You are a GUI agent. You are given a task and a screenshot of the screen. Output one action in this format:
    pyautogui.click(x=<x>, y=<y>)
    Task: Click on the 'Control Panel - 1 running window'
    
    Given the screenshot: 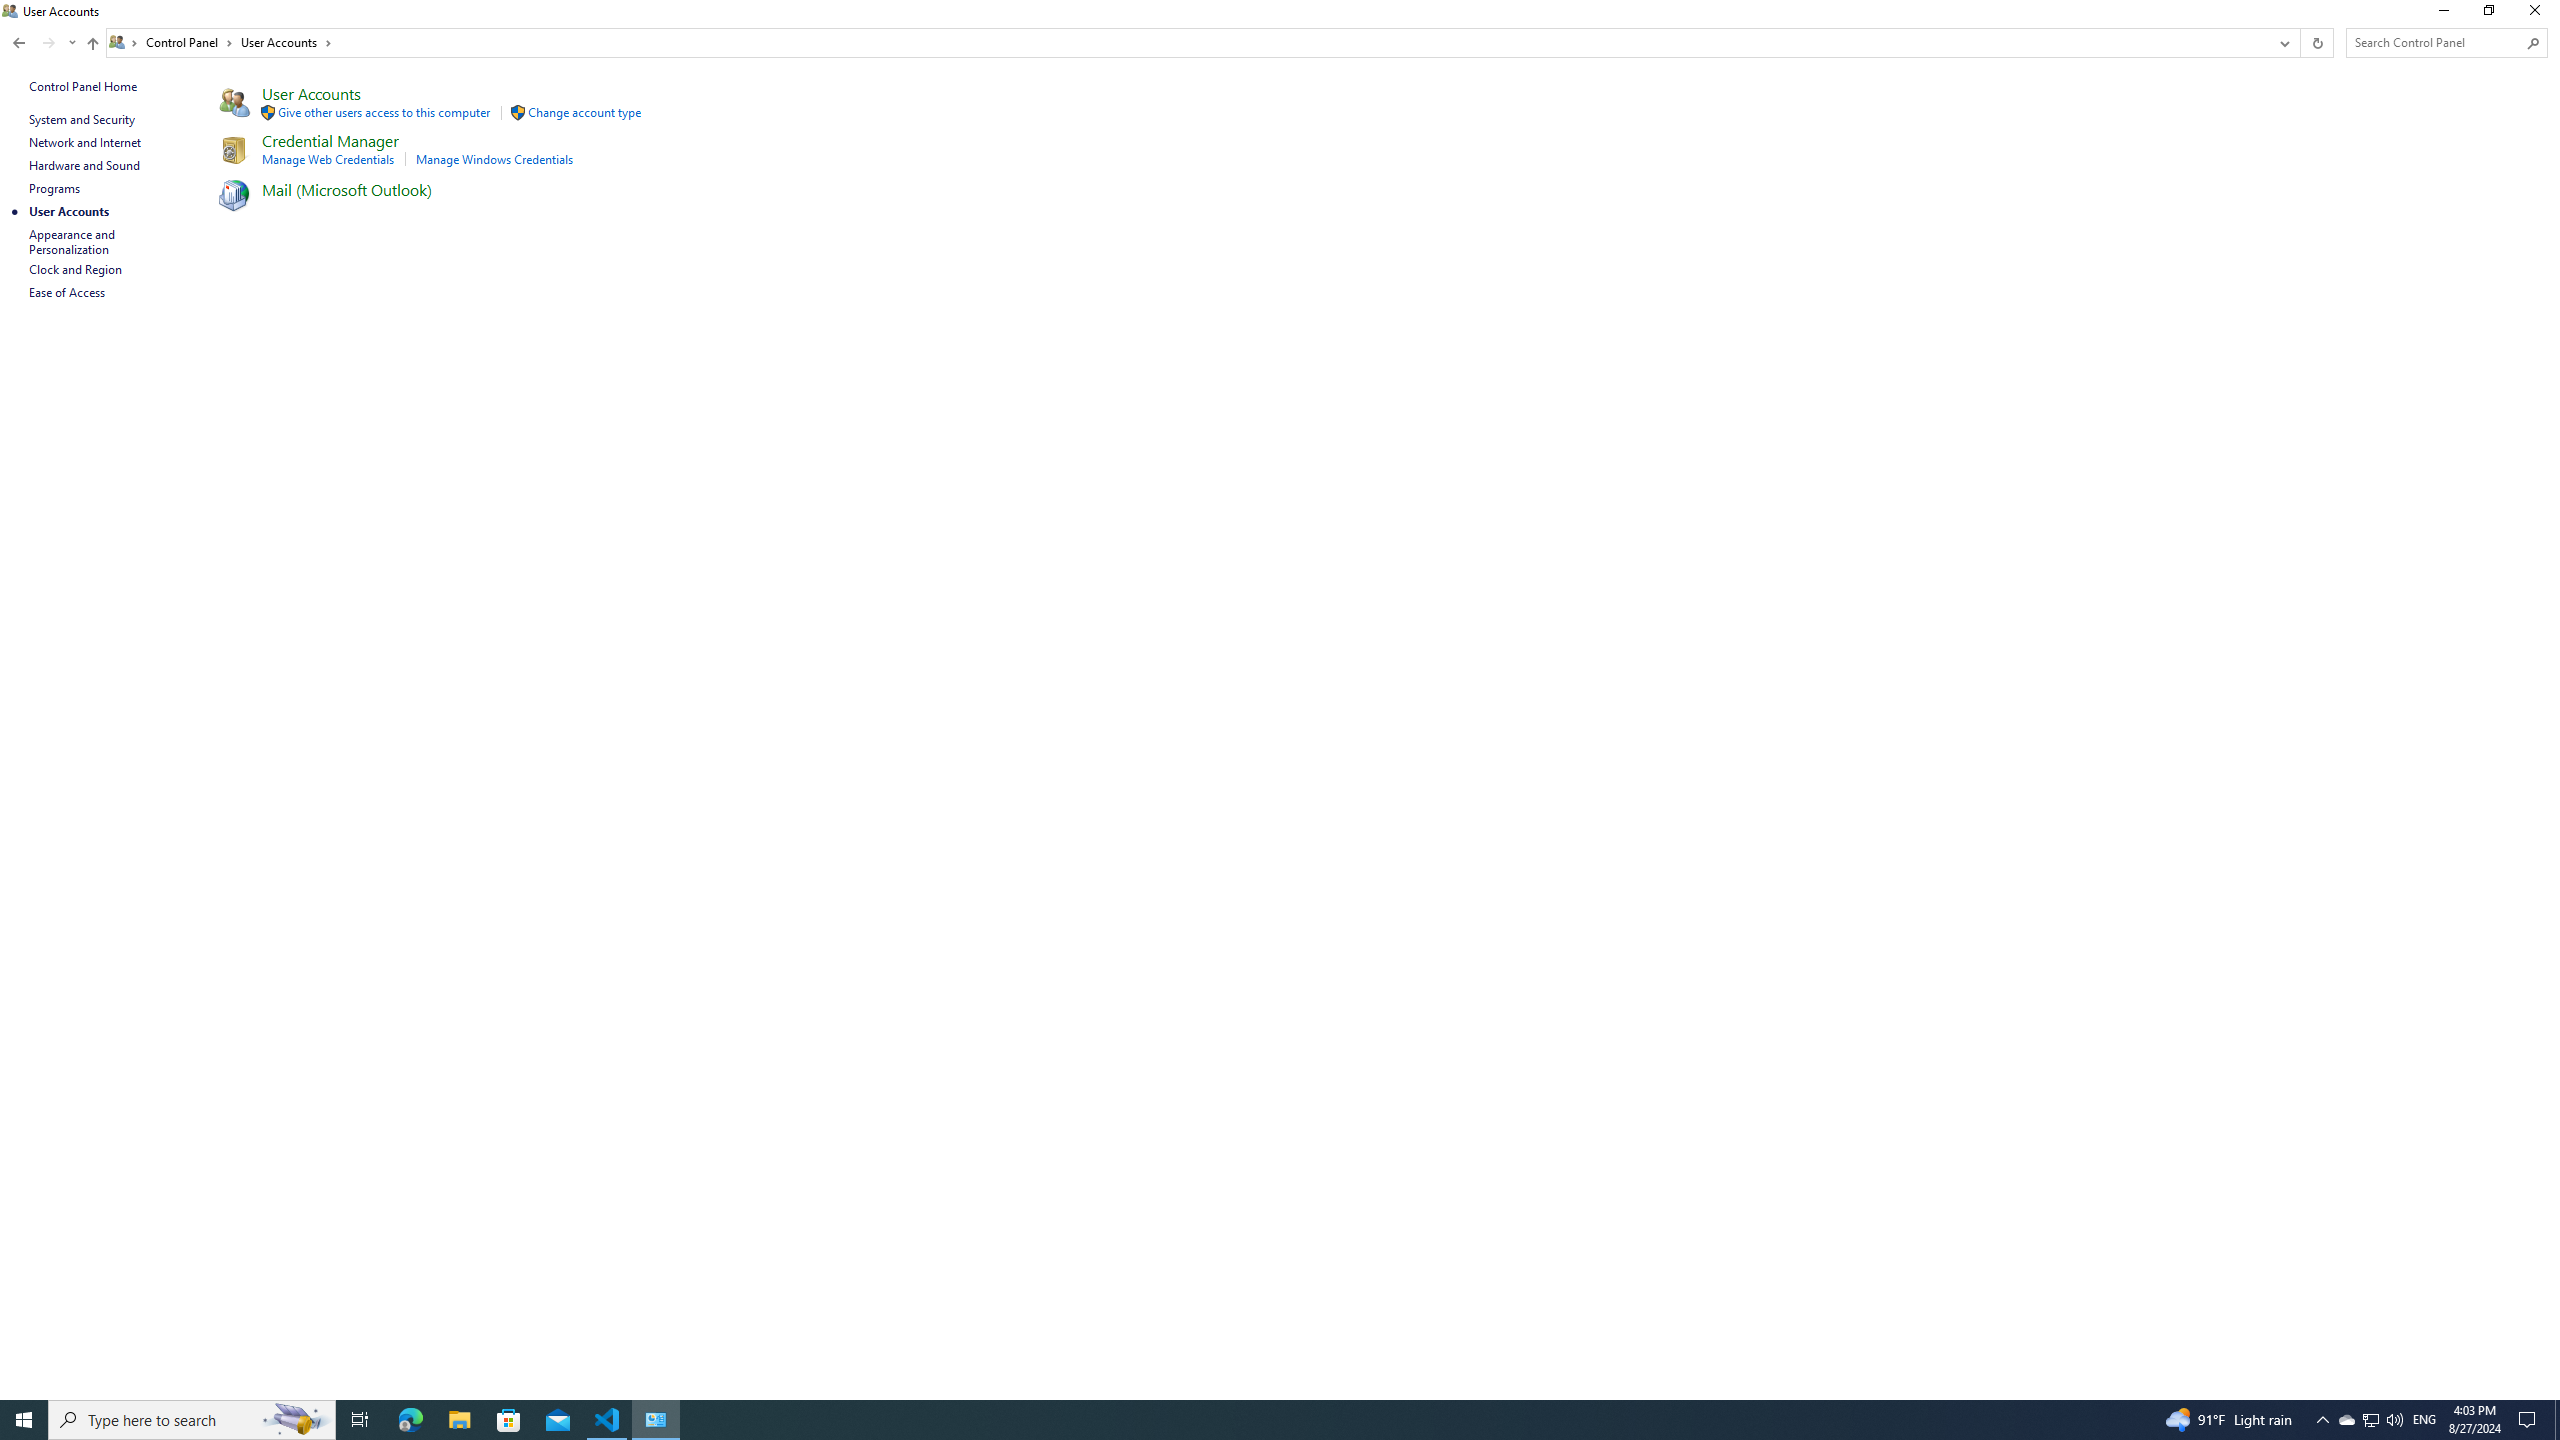 What is the action you would take?
    pyautogui.click(x=656, y=1418)
    